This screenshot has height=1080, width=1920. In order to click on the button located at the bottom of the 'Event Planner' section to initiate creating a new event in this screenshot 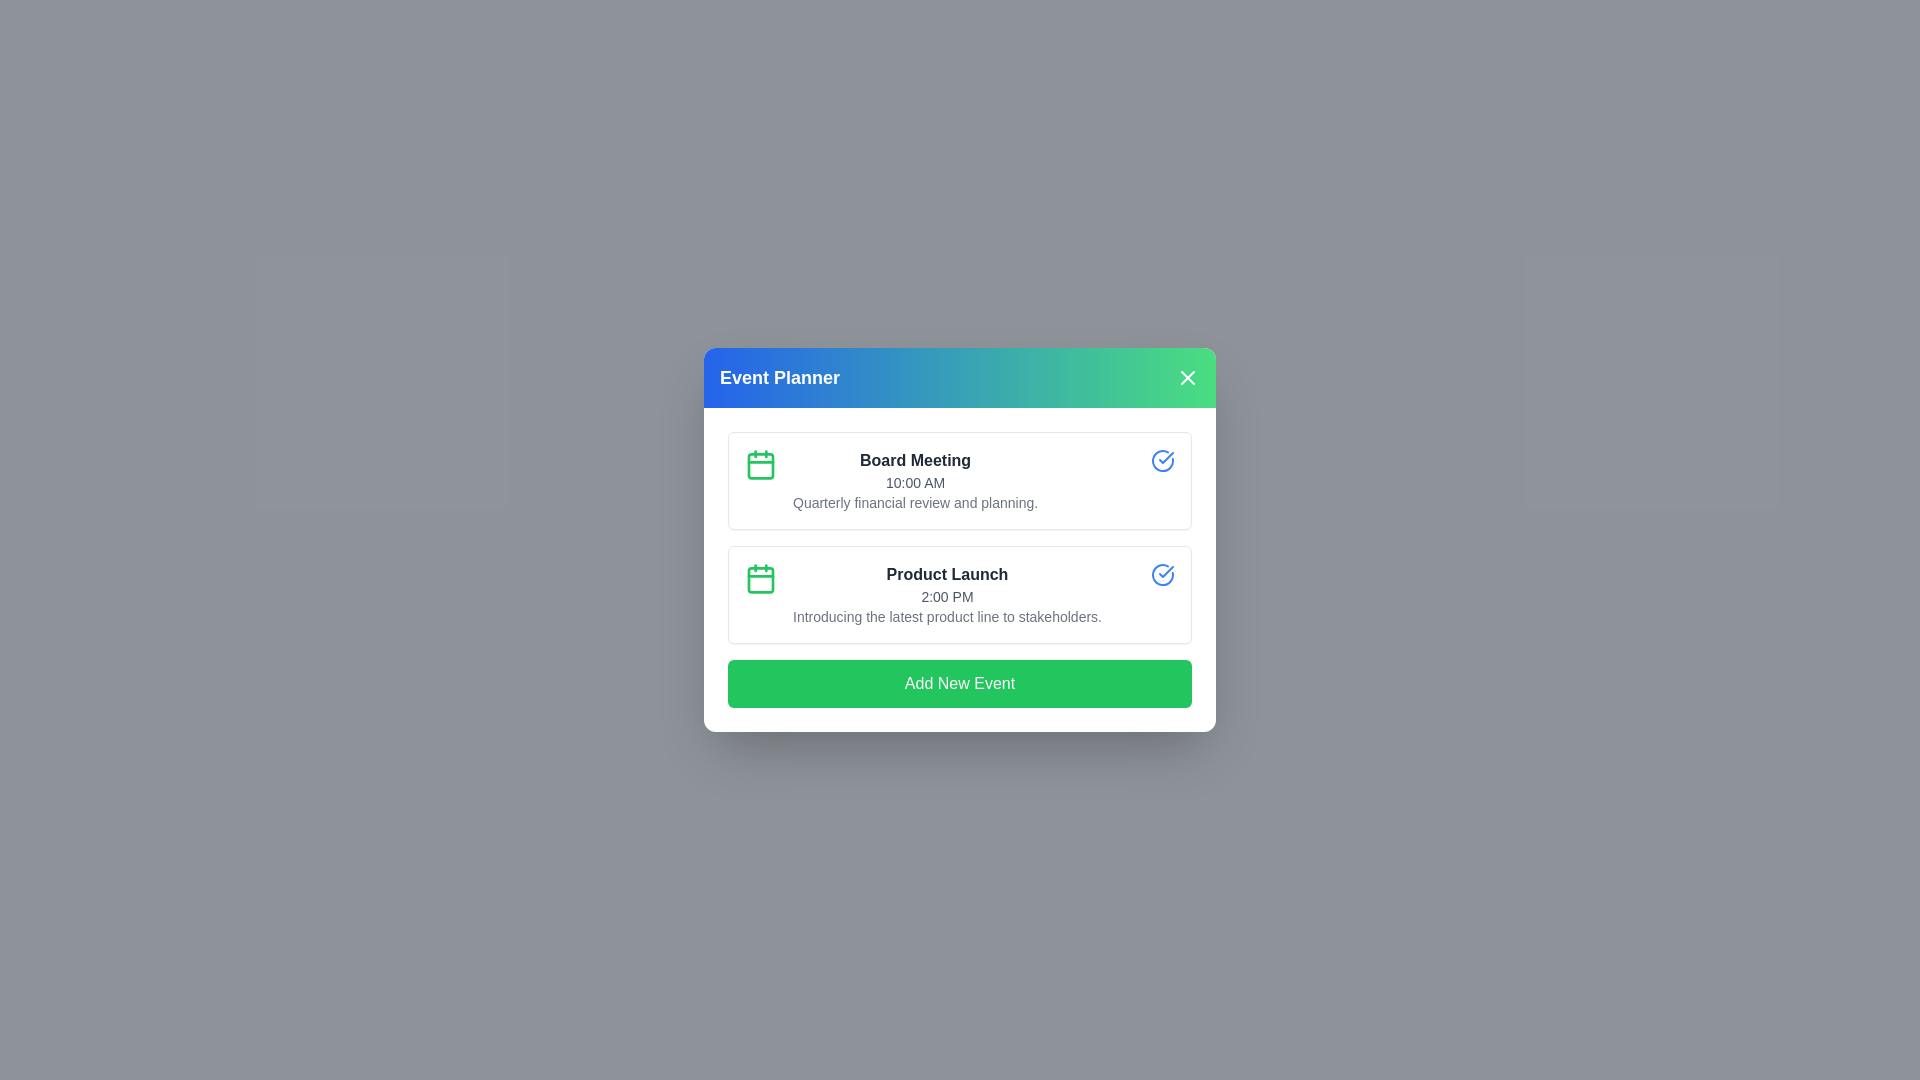, I will do `click(960, 682)`.